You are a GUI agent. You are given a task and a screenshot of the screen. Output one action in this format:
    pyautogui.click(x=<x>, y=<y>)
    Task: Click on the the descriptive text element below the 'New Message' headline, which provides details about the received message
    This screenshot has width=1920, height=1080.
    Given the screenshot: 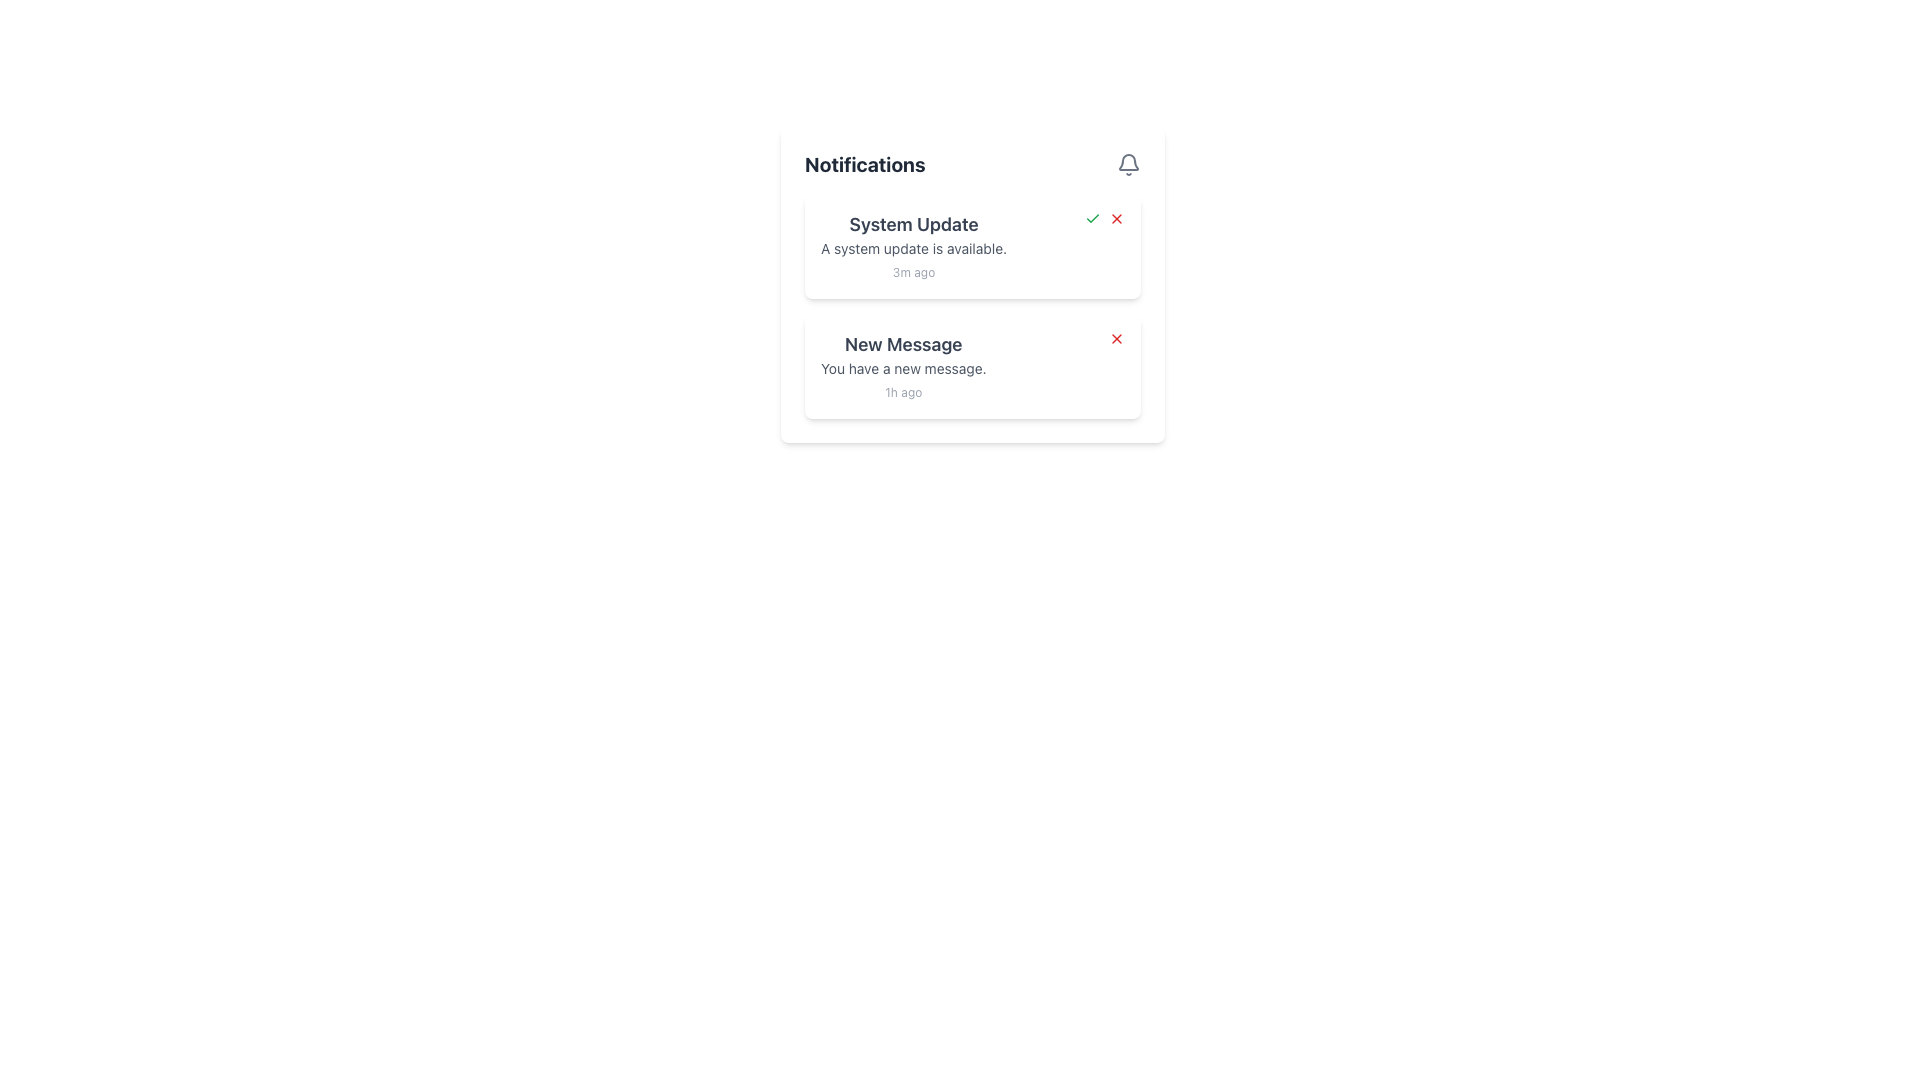 What is the action you would take?
    pyautogui.click(x=902, y=369)
    